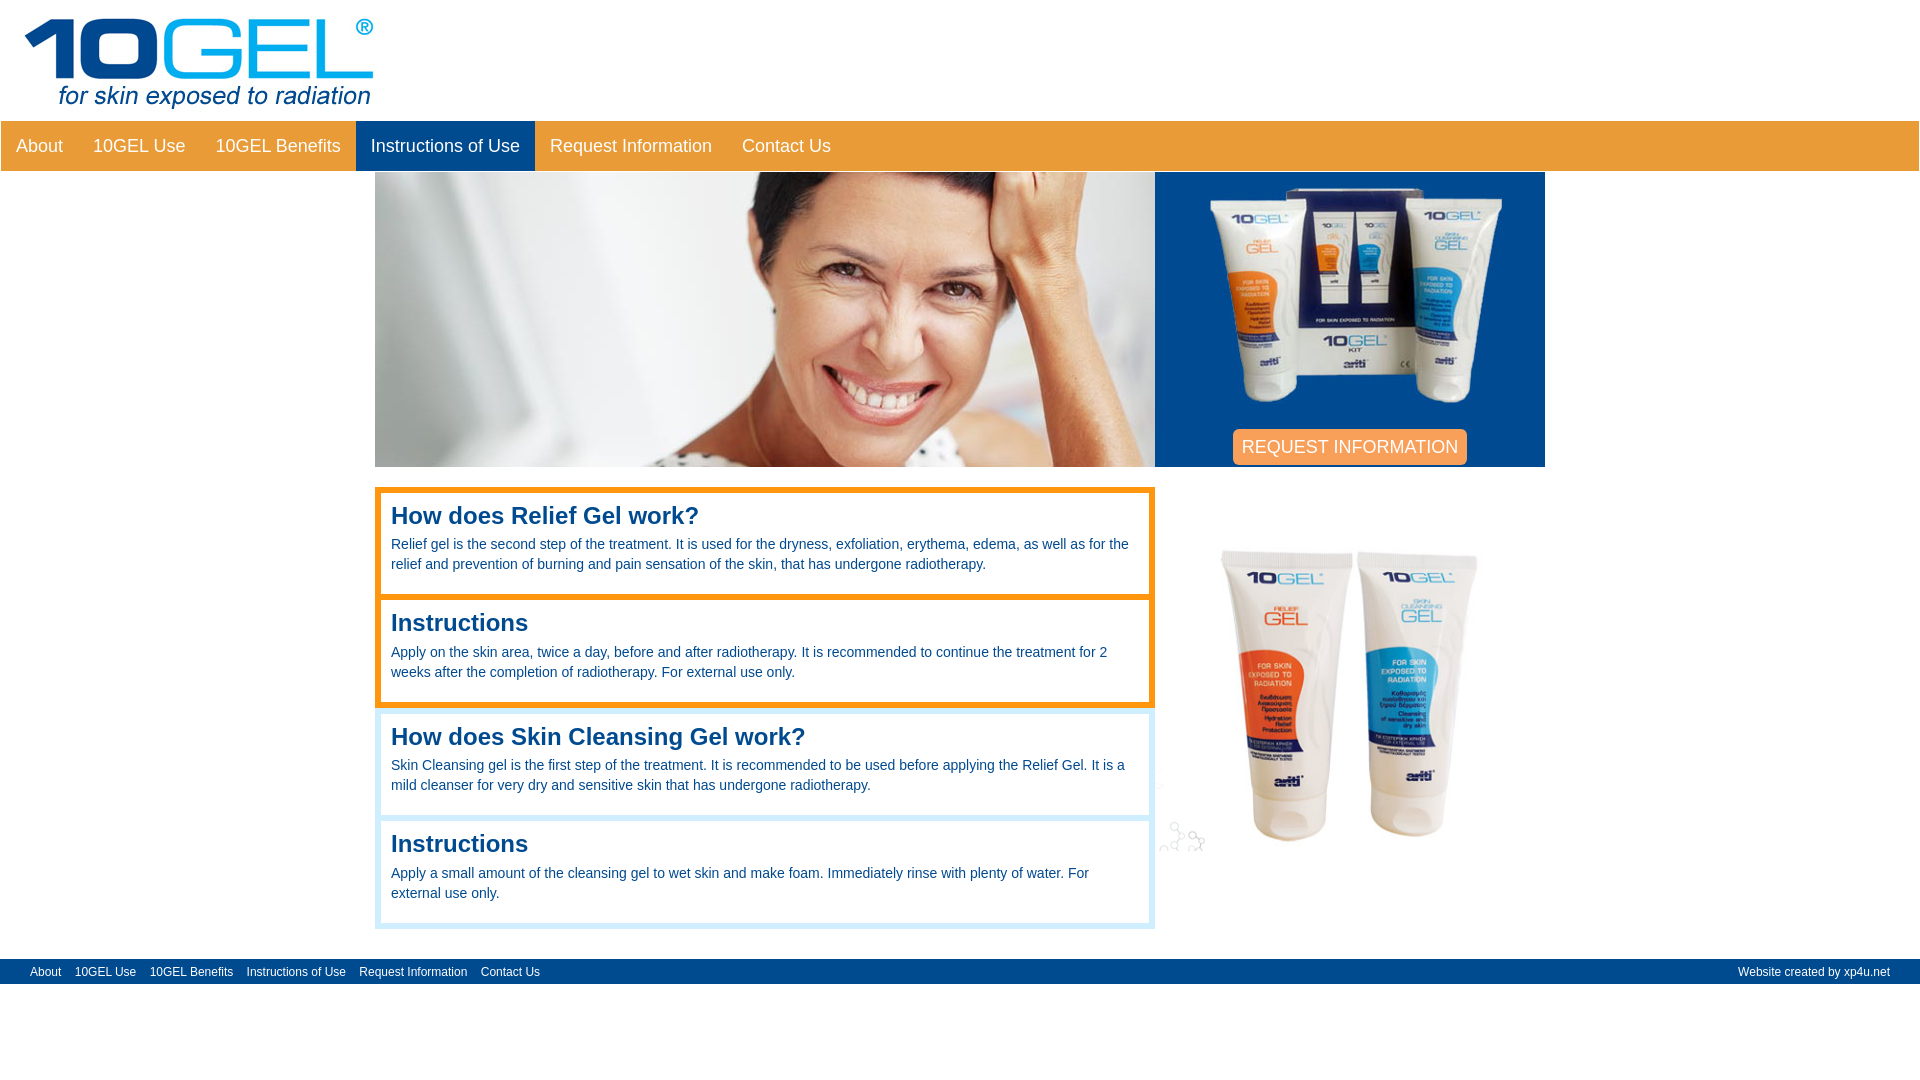 Image resolution: width=1920 pixels, height=1080 pixels. I want to click on '10GEL Use', so click(138, 145).